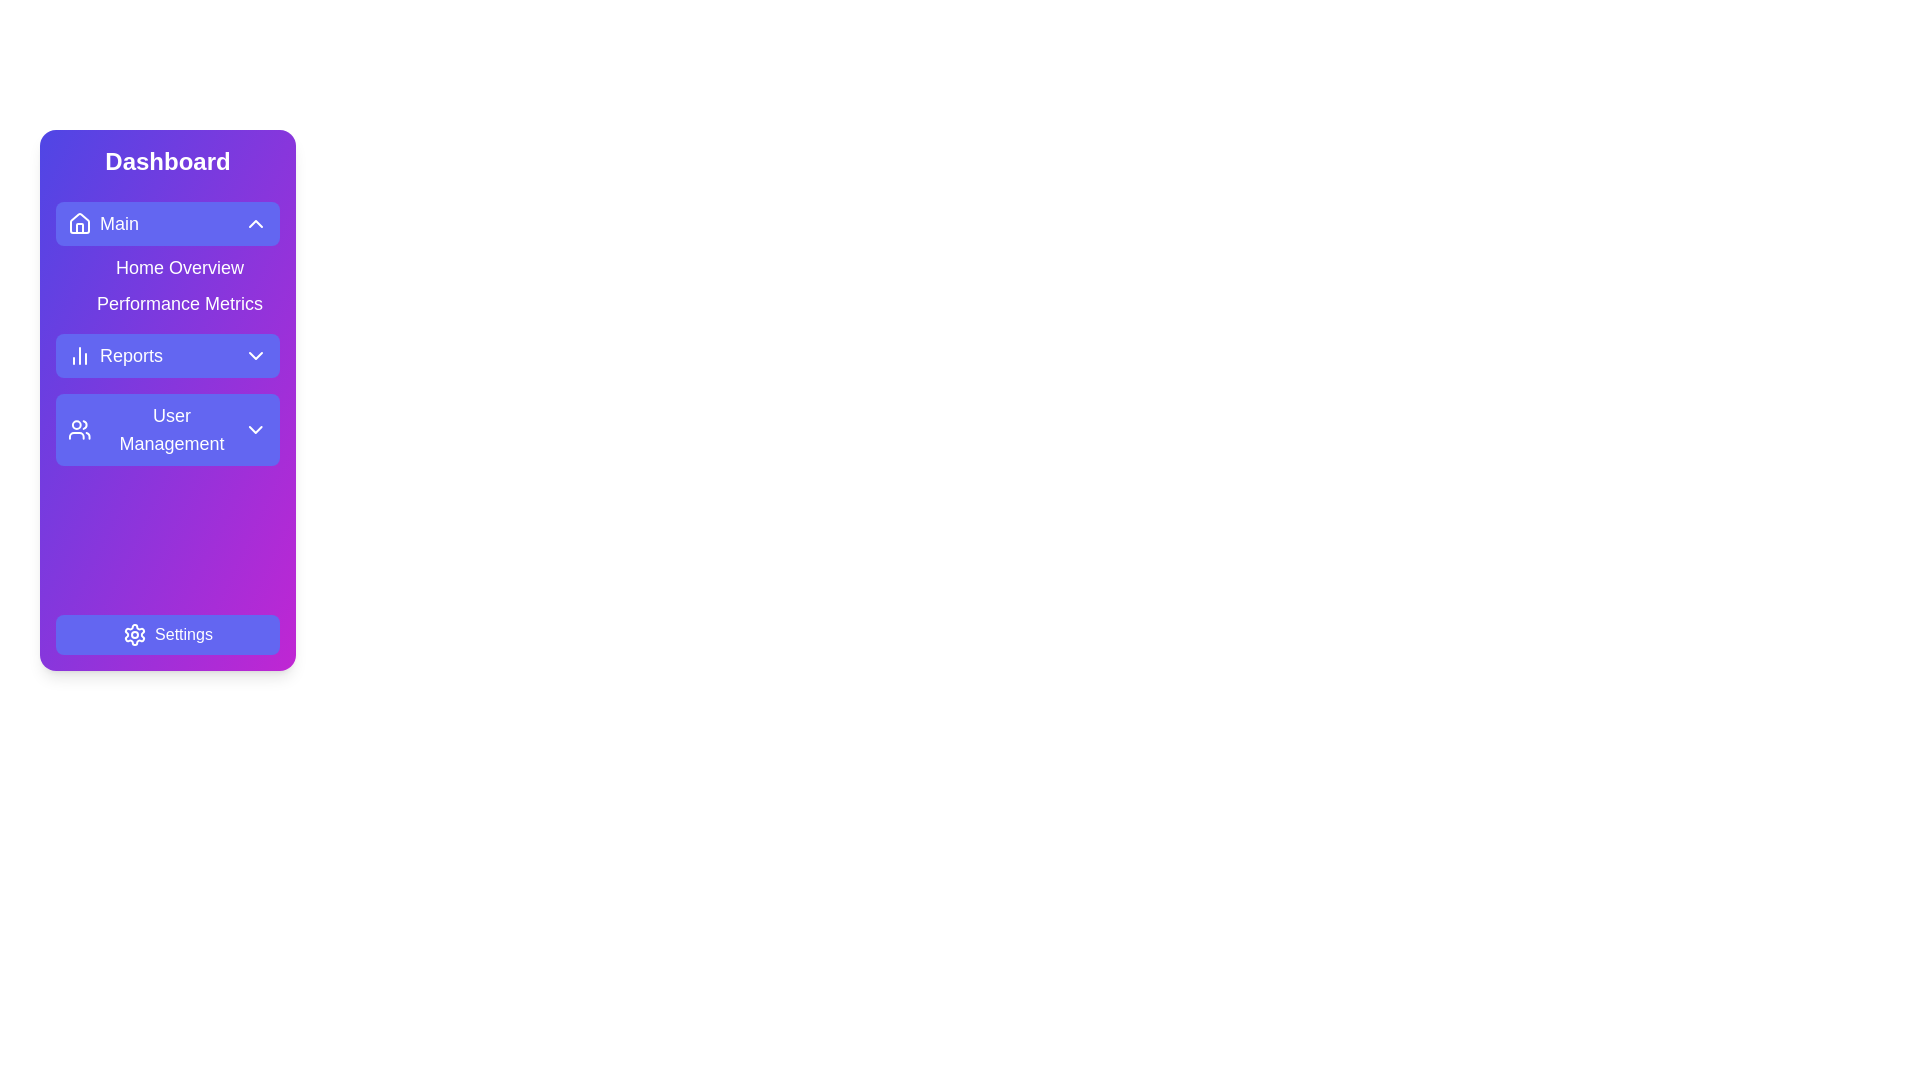 Image resolution: width=1920 pixels, height=1080 pixels. What do you see at coordinates (168, 333) in the screenshot?
I see `the navigation menu item in the vertical sidebar` at bounding box center [168, 333].